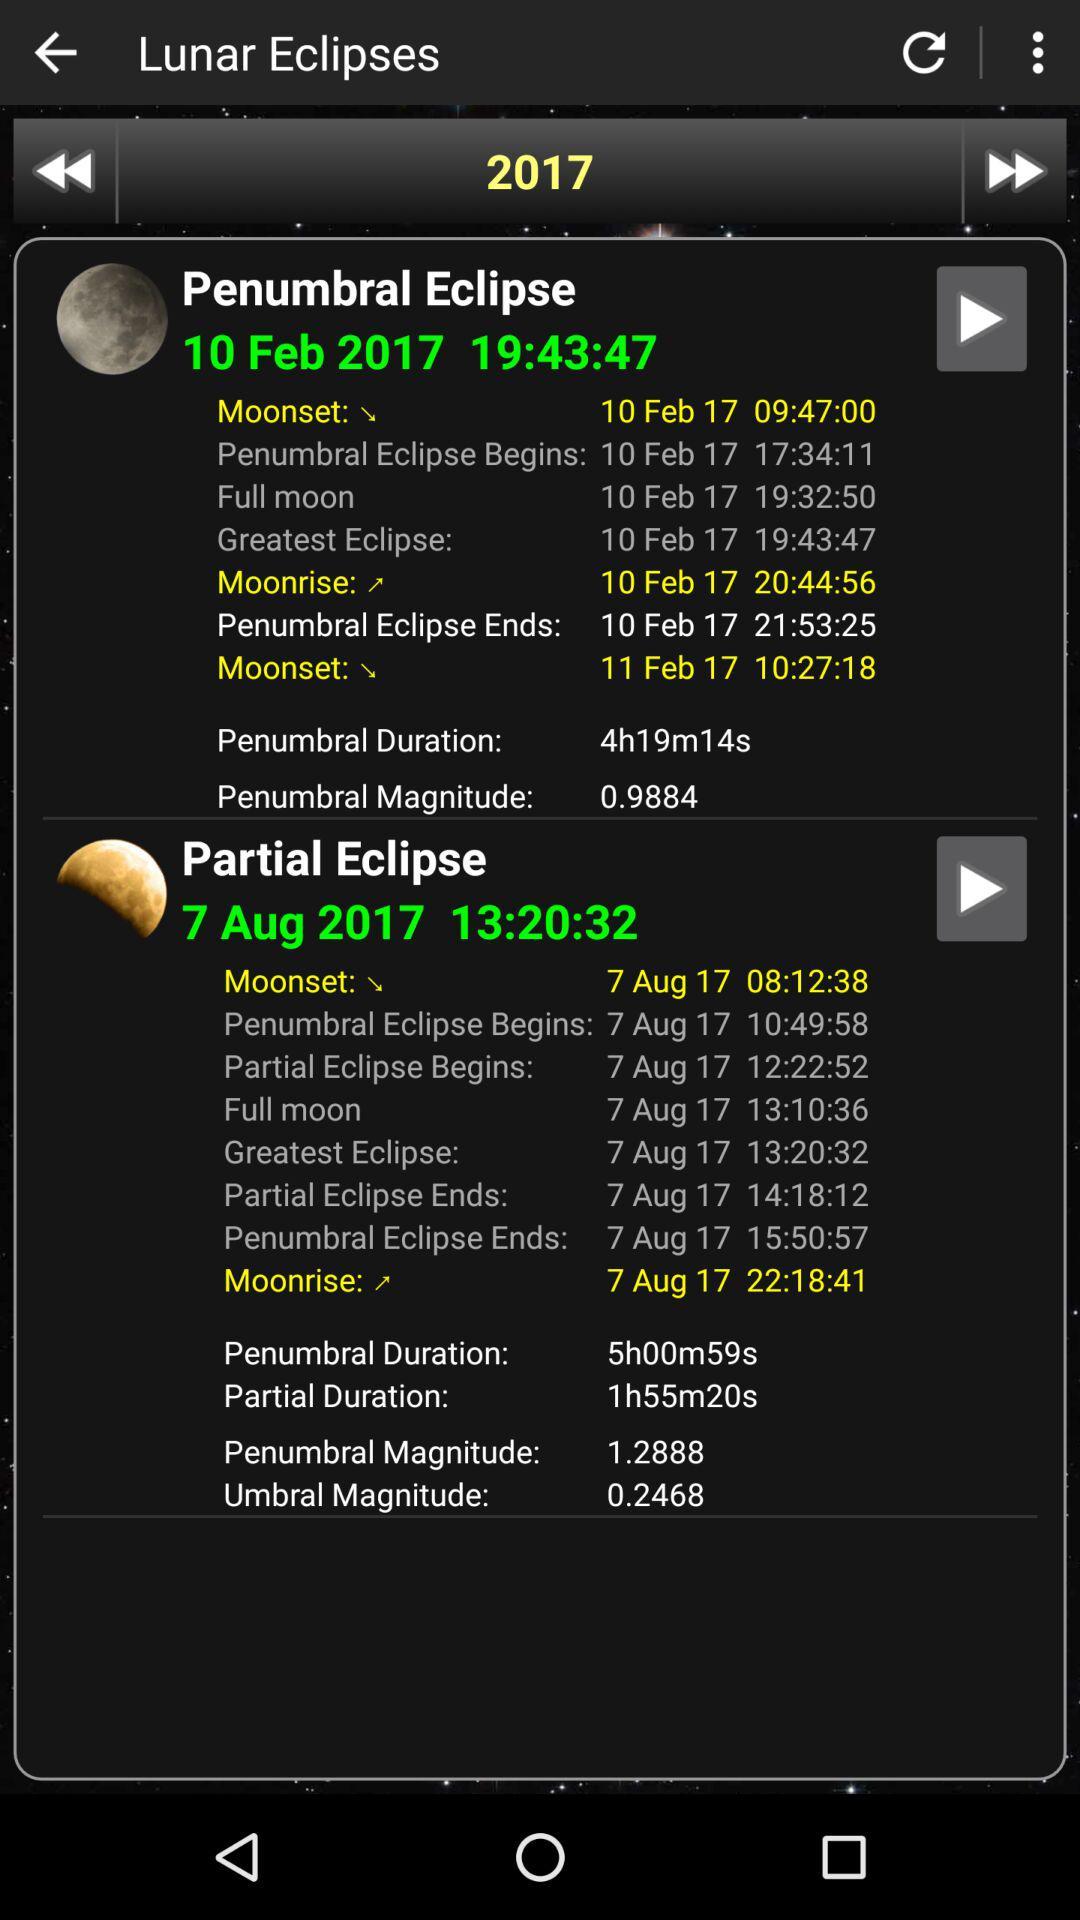  I want to click on the av_rewind icon, so click(63, 171).